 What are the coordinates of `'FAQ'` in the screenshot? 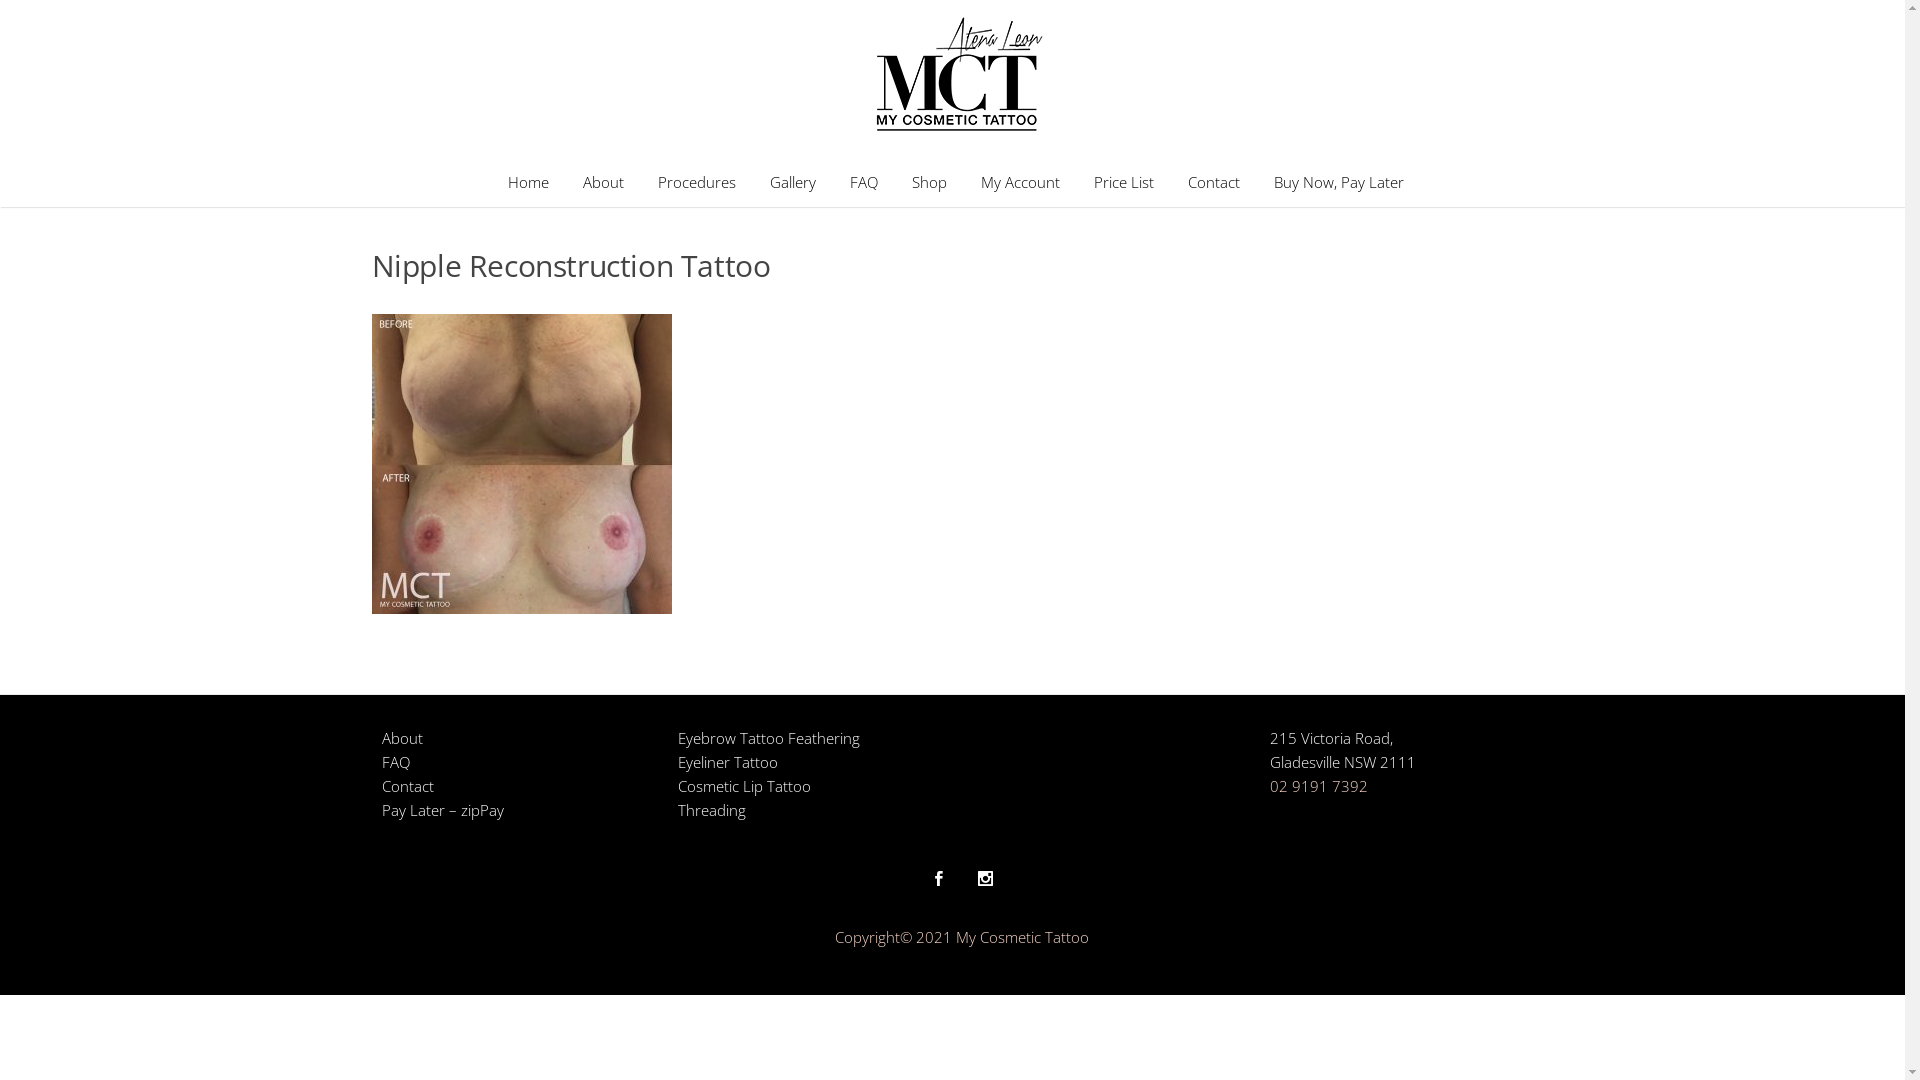 It's located at (395, 762).